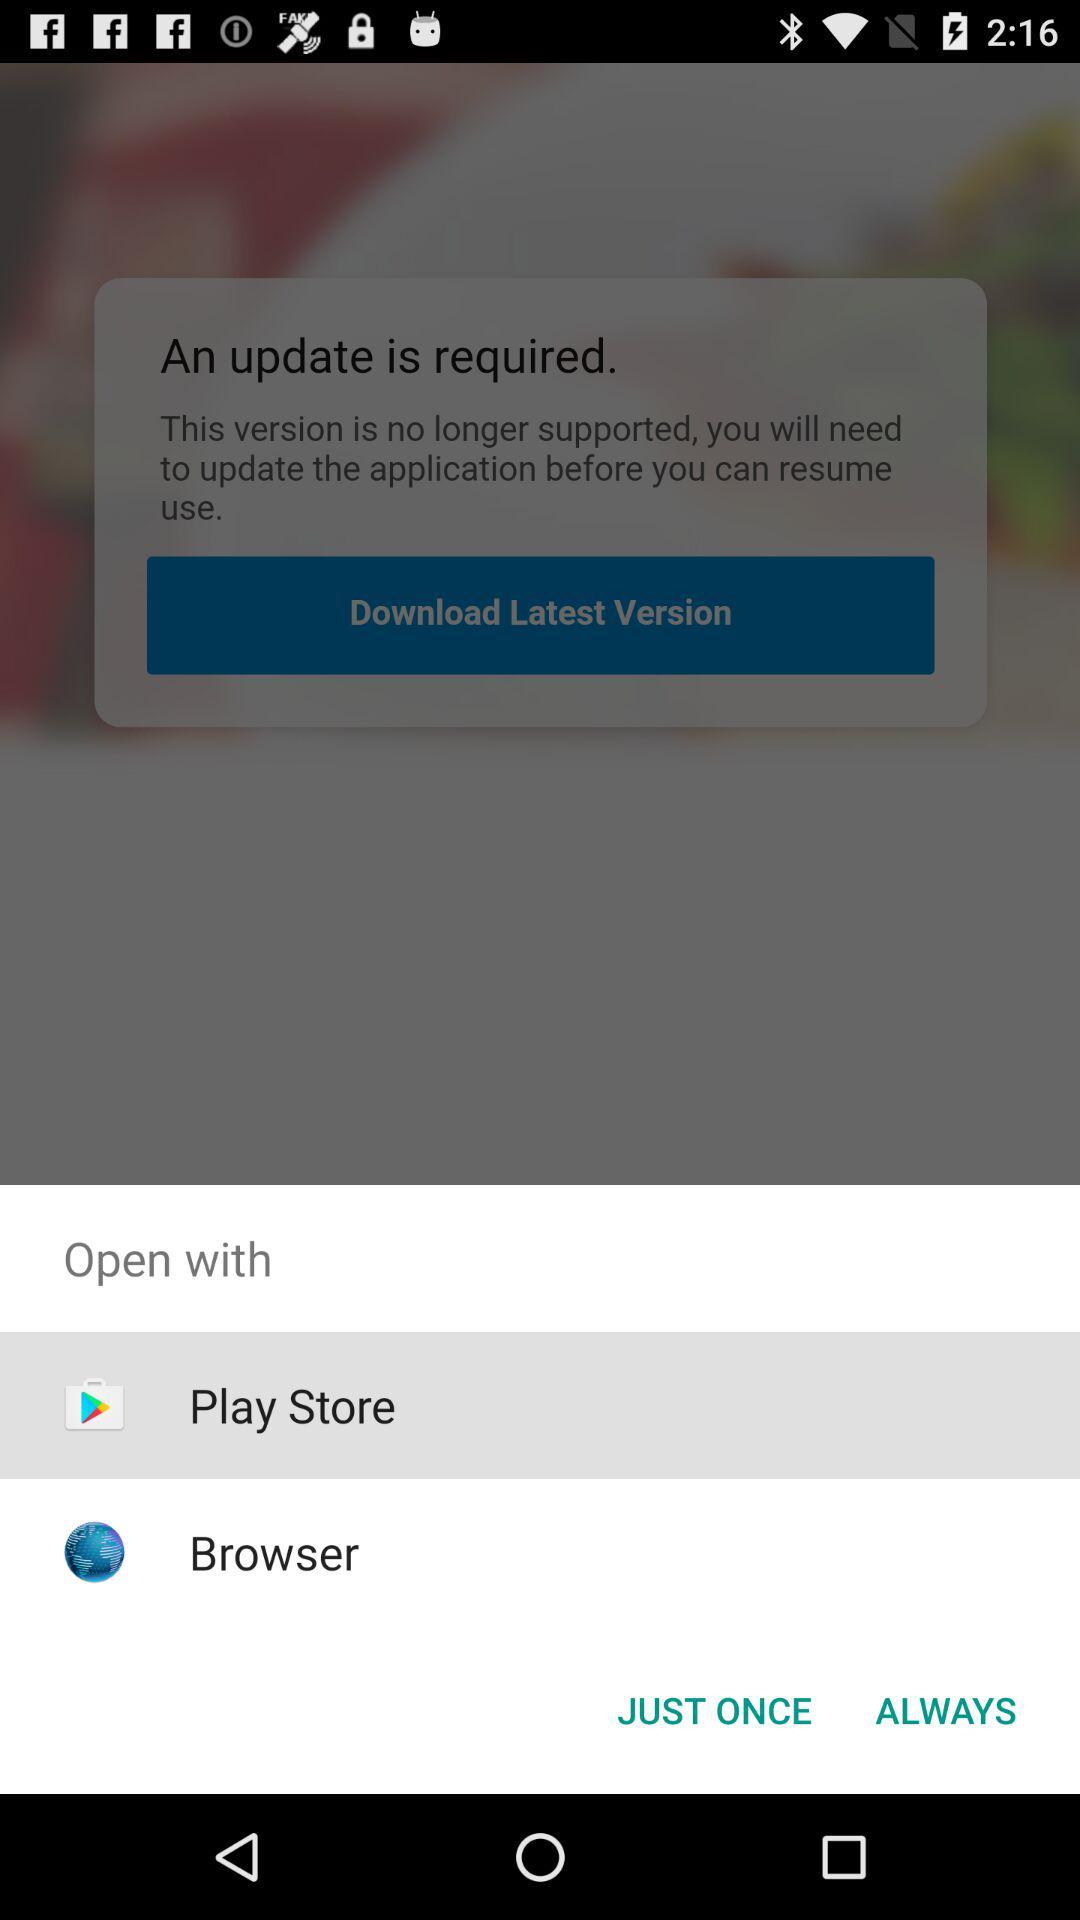  Describe the element at coordinates (945, 1708) in the screenshot. I see `item next to just once button` at that location.